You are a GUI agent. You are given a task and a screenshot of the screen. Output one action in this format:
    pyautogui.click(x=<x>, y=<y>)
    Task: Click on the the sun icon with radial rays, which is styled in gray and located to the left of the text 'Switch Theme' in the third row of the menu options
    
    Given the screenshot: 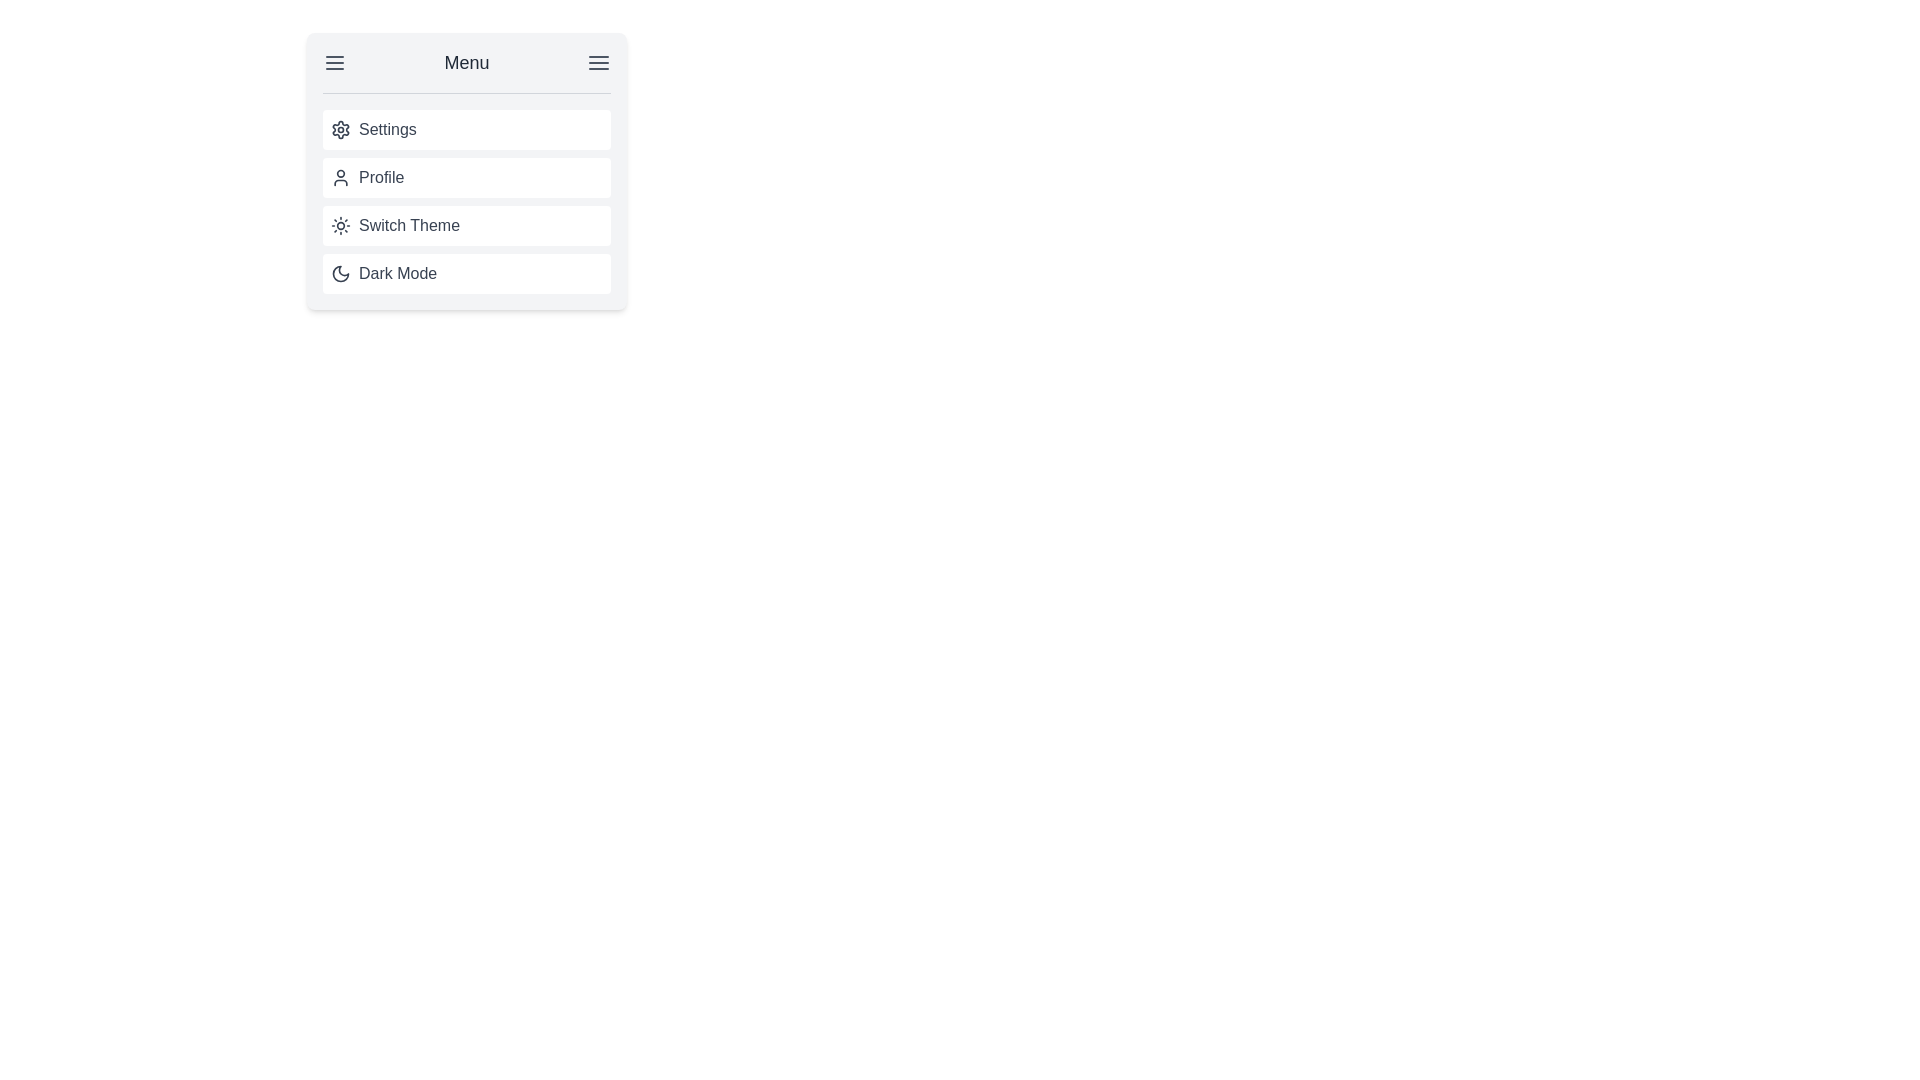 What is the action you would take?
    pyautogui.click(x=340, y=225)
    